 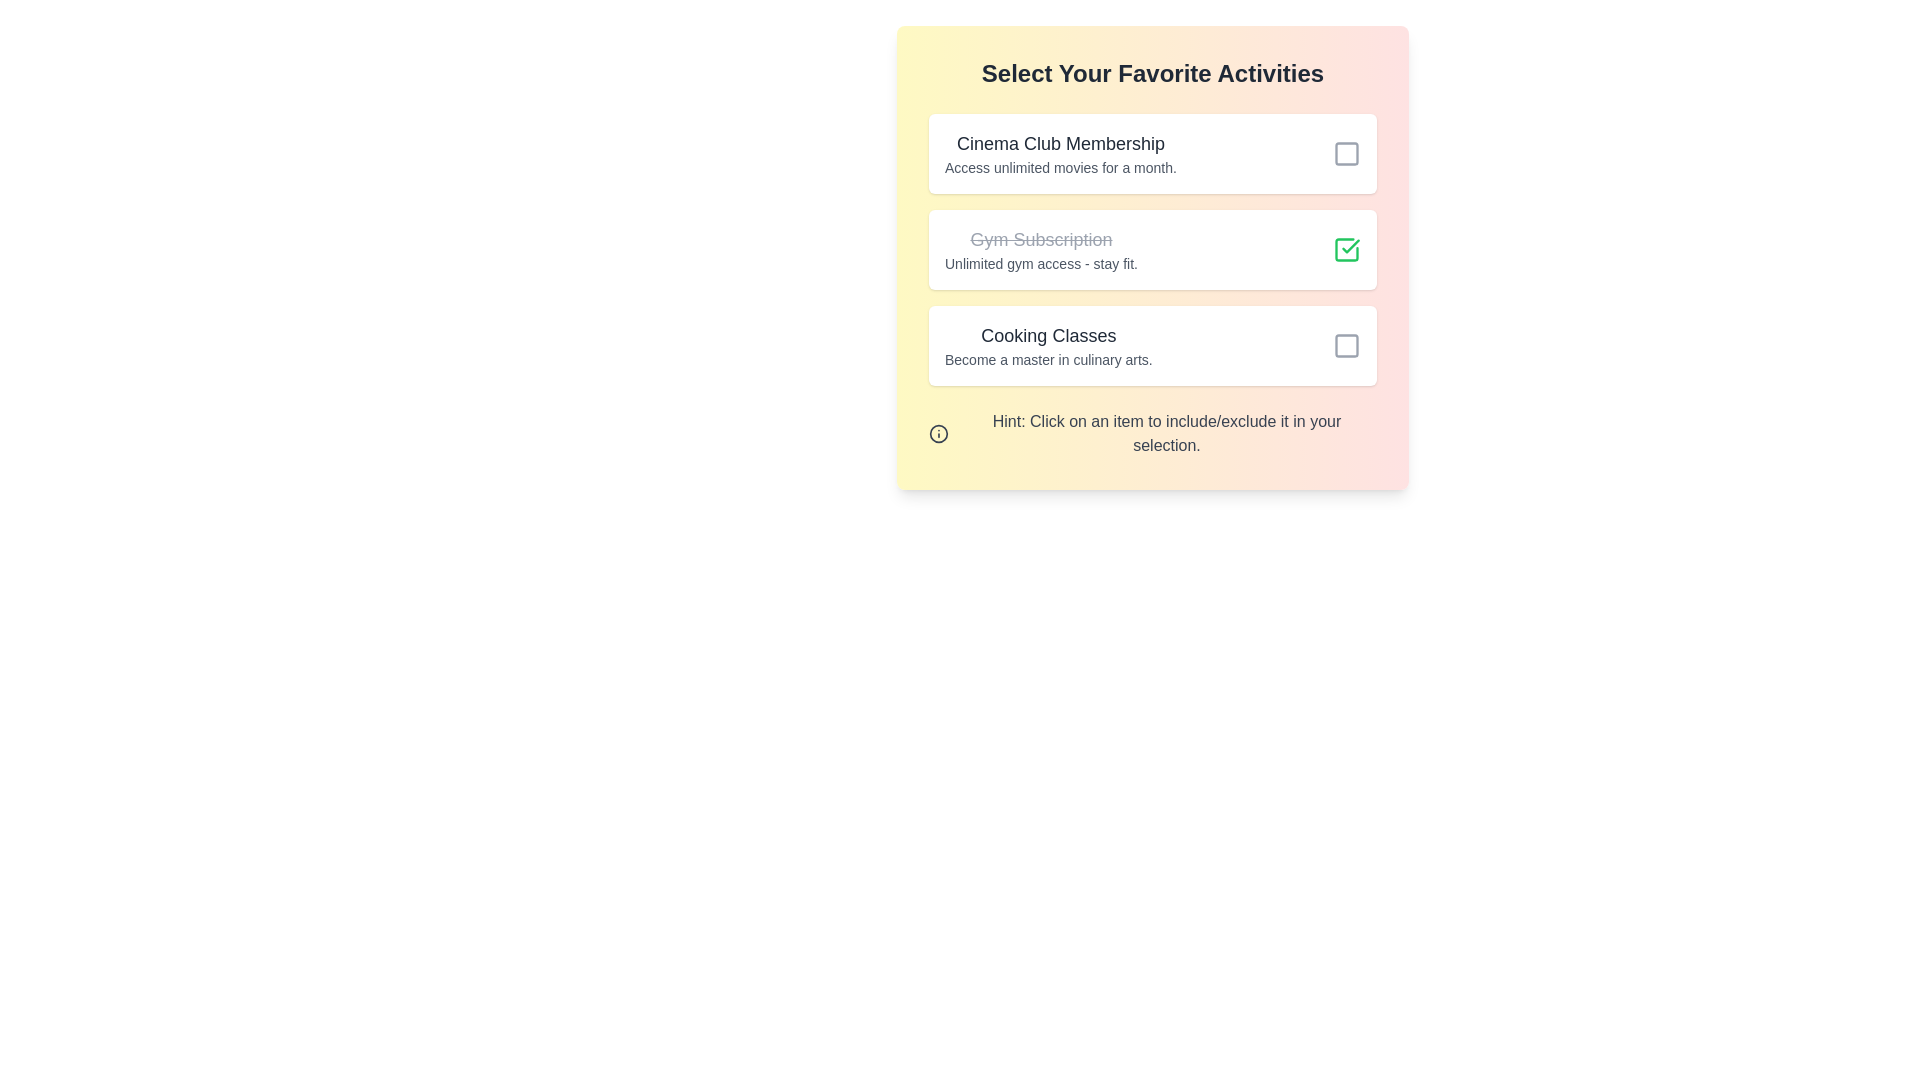 What do you see at coordinates (1347, 153) in the screenshot?
I see `the unchecked gray checkbox` at bounding box center [1347, 153].